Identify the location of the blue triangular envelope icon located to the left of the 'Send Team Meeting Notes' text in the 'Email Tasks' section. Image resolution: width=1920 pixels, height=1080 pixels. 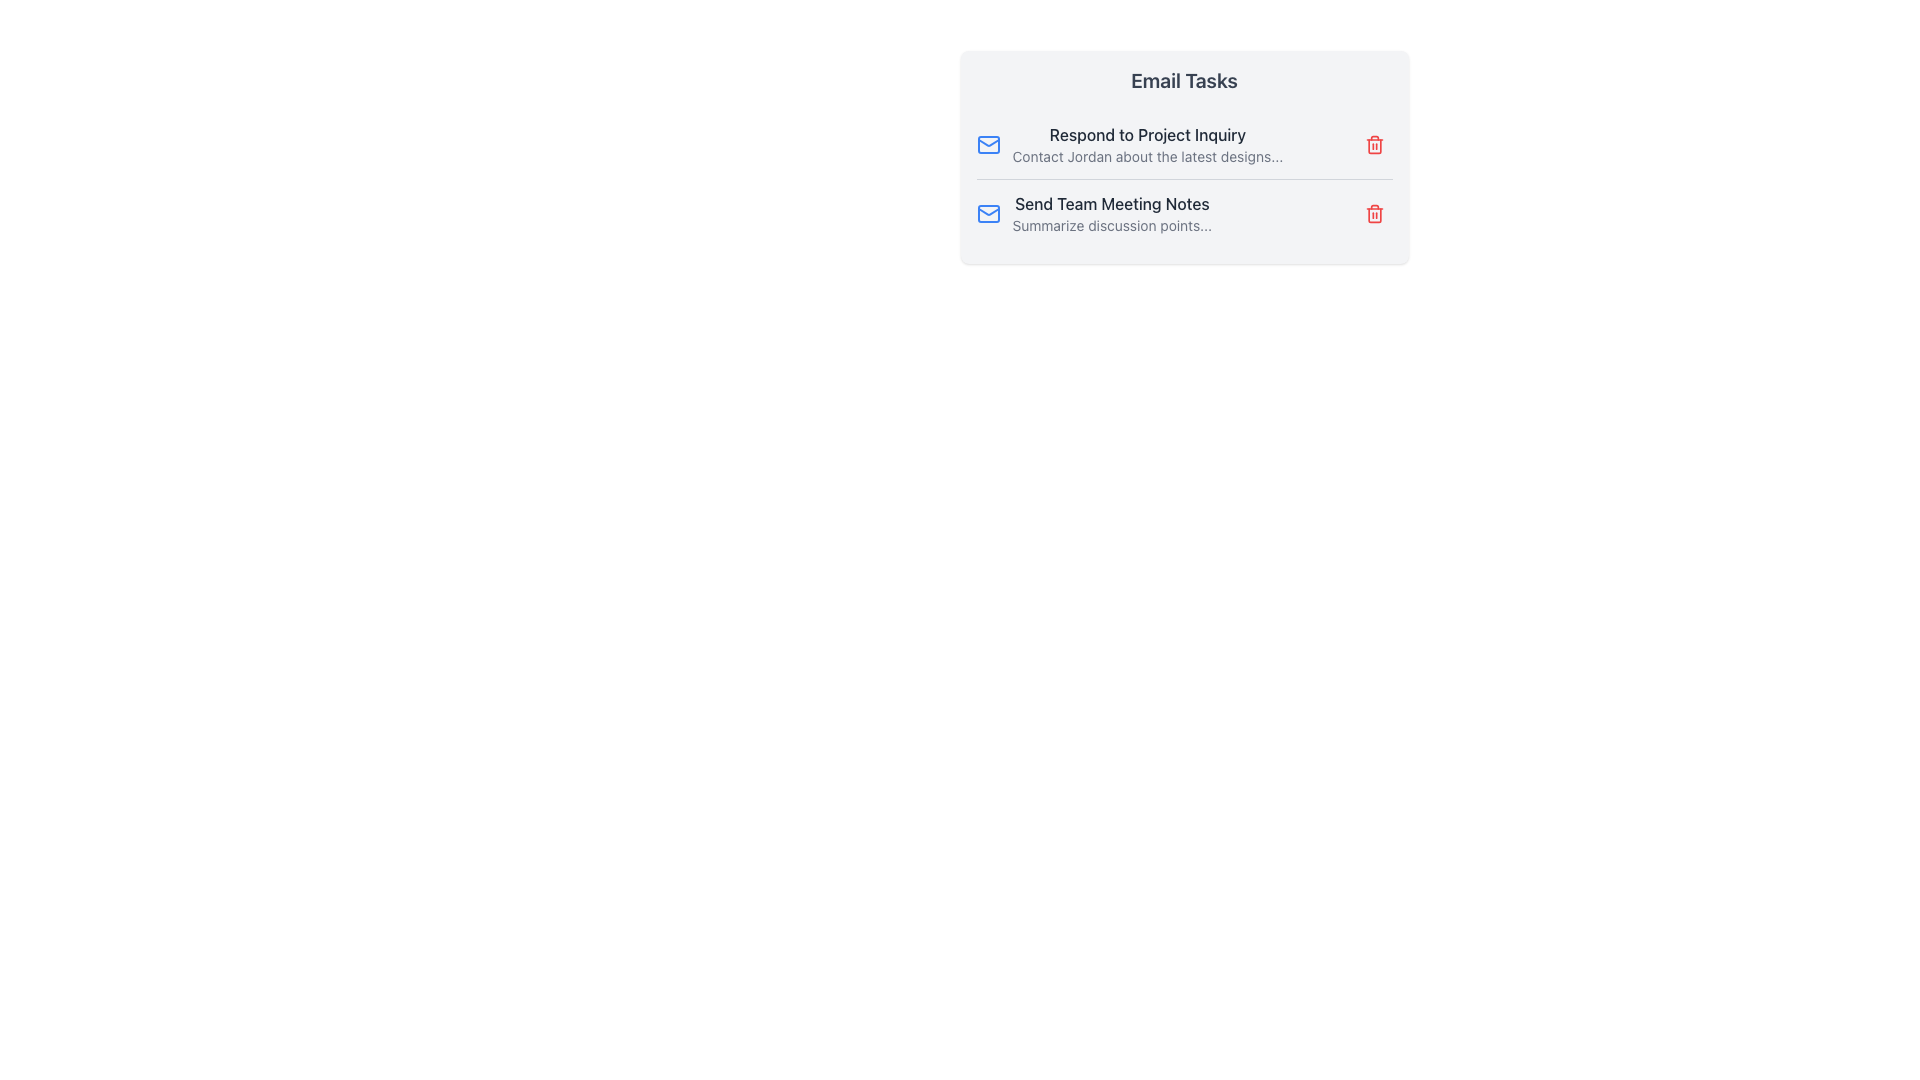
(988, 141).